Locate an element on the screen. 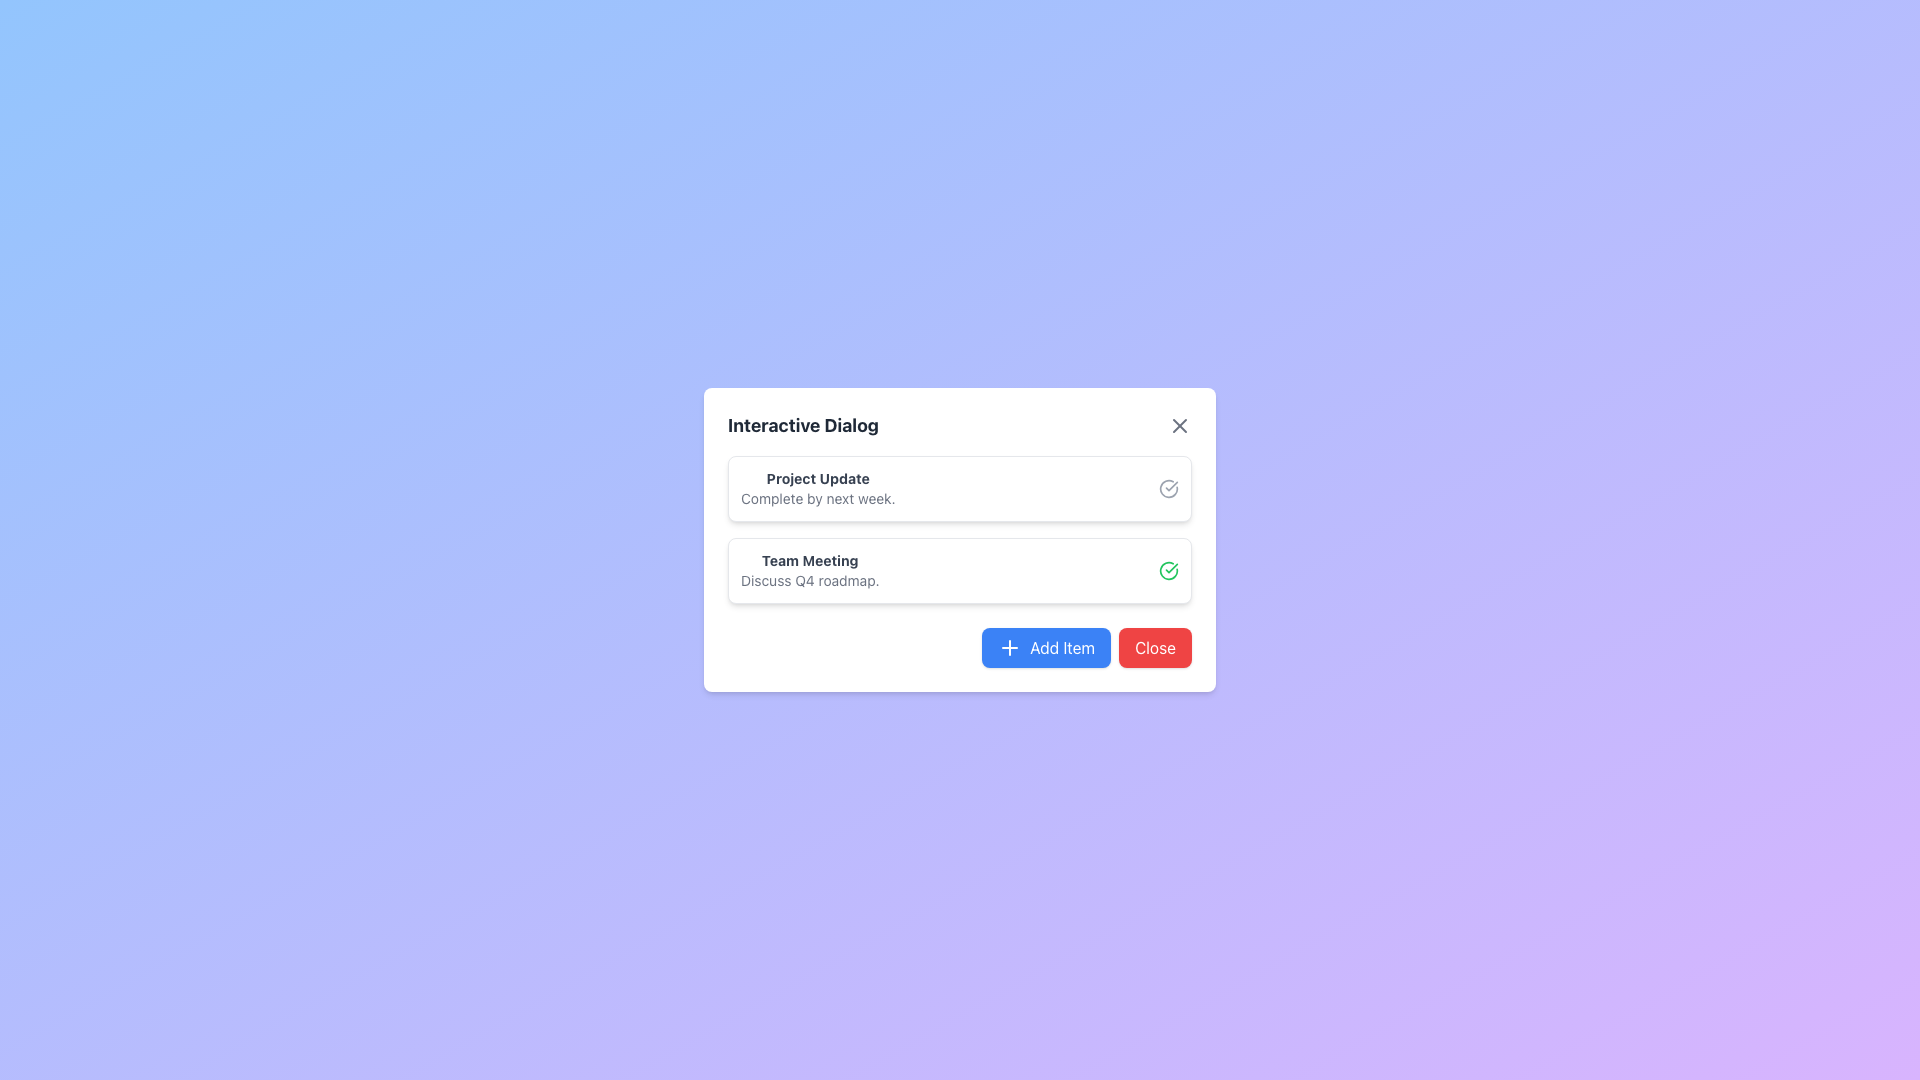 This screenshot has height=1080, width=1920. the text label that serves as the title for the second section of the dialog box, positioned above the smaller text 'Discuss Q4 roadmap.' is located at coordinates (810, 560).